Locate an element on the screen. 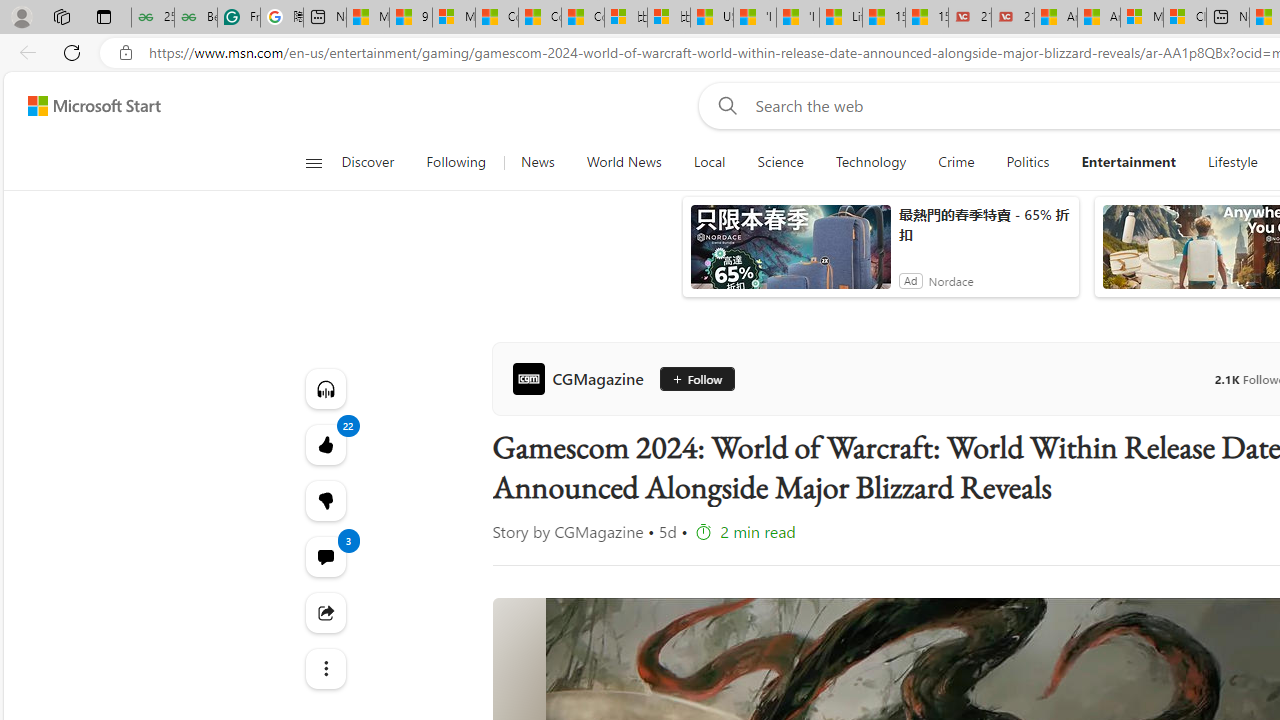 This screenshot has height=720, width=1280. '22 Like' is located at coordinates (325, 443).